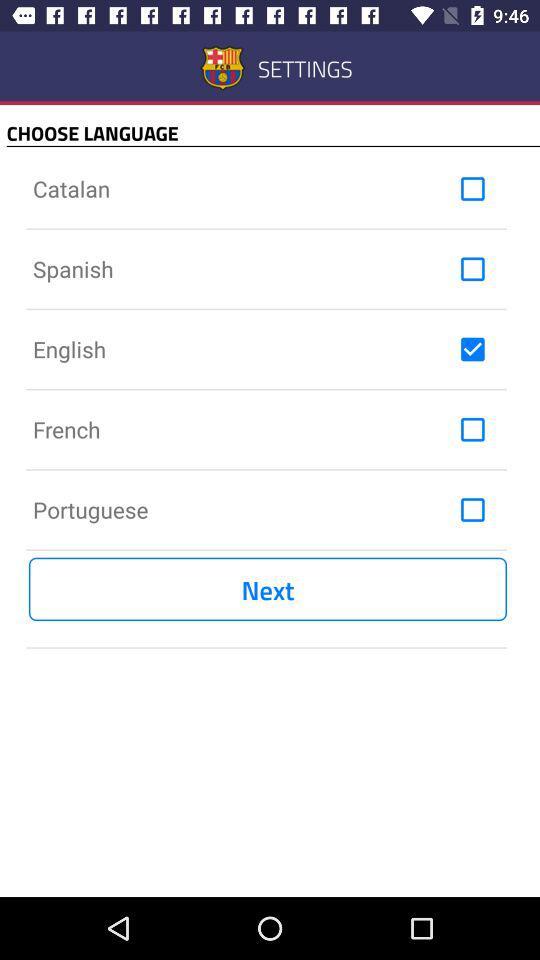  I want to click on spanish language, so click(472, 268).